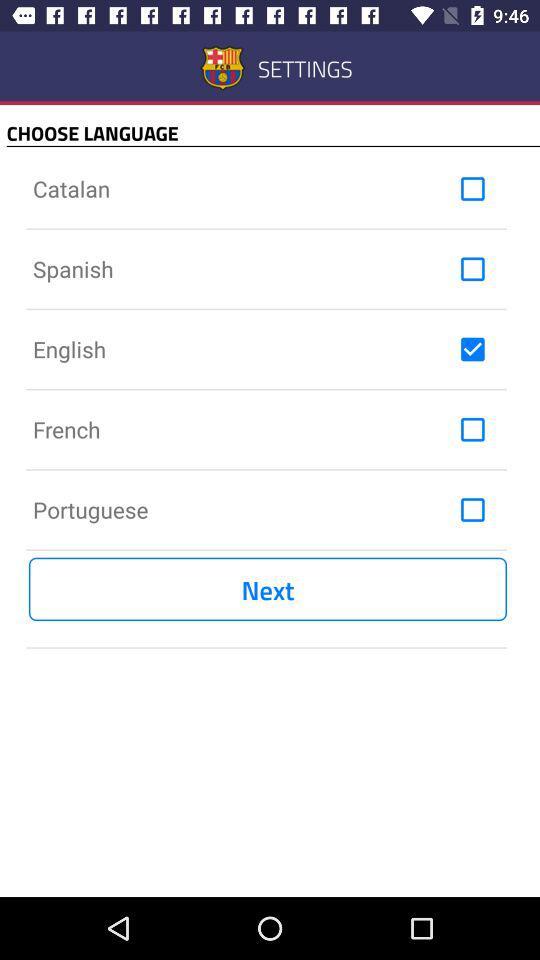  I want to click on spanish language, so click(472, 268).